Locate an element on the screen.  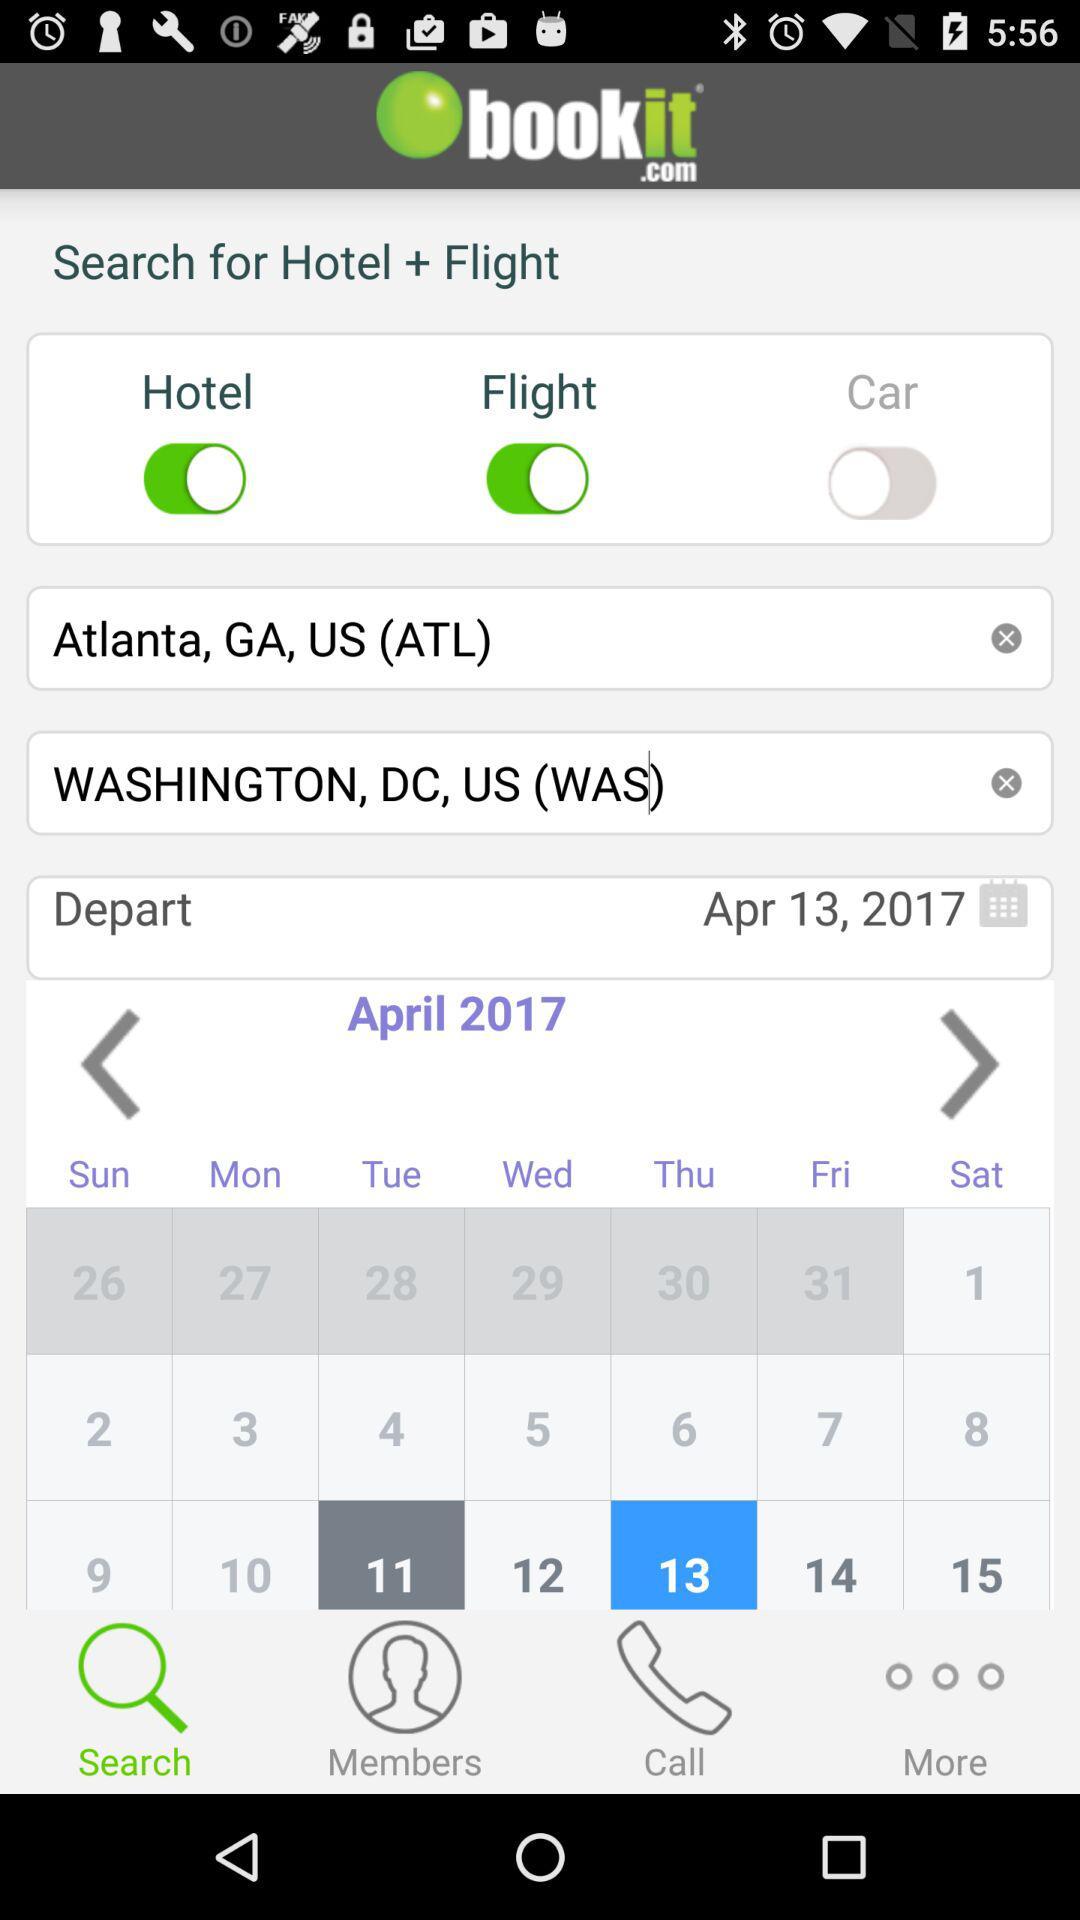
item next to the sat icon is located at coordinates (830, 1281).